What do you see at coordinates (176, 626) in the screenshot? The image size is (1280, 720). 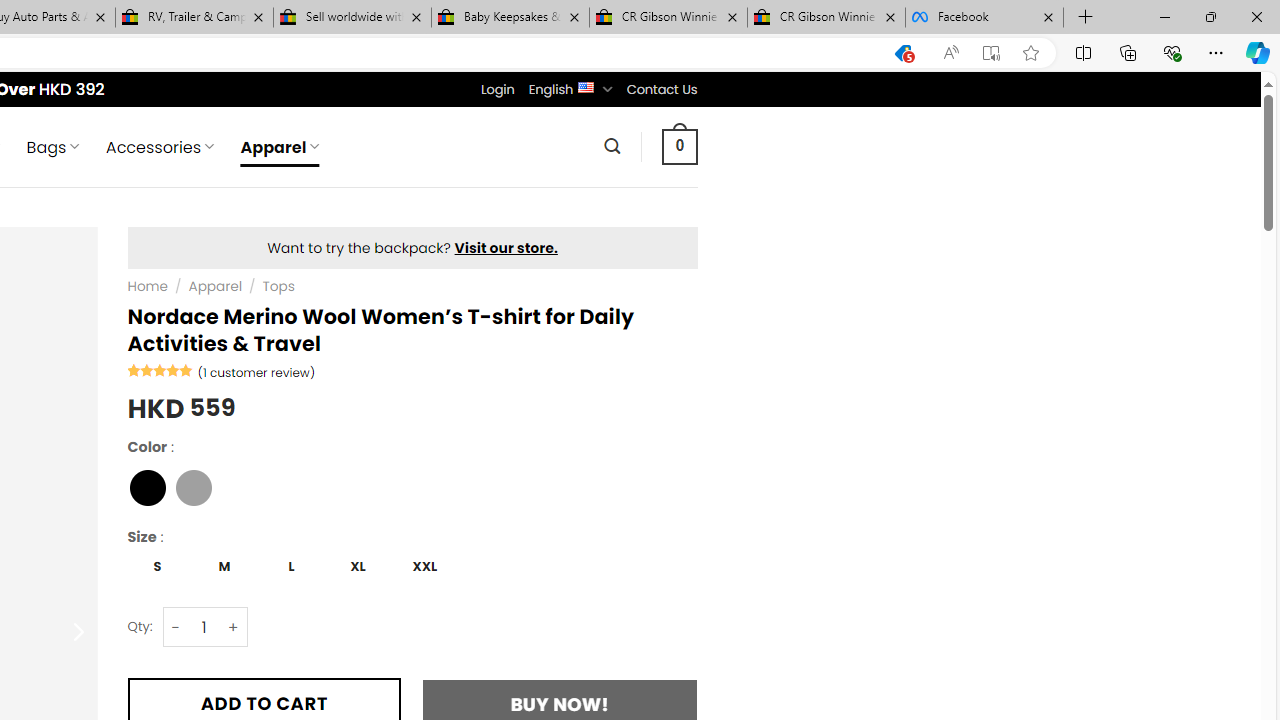 I see `'-'` at bounding box center [176, 626].